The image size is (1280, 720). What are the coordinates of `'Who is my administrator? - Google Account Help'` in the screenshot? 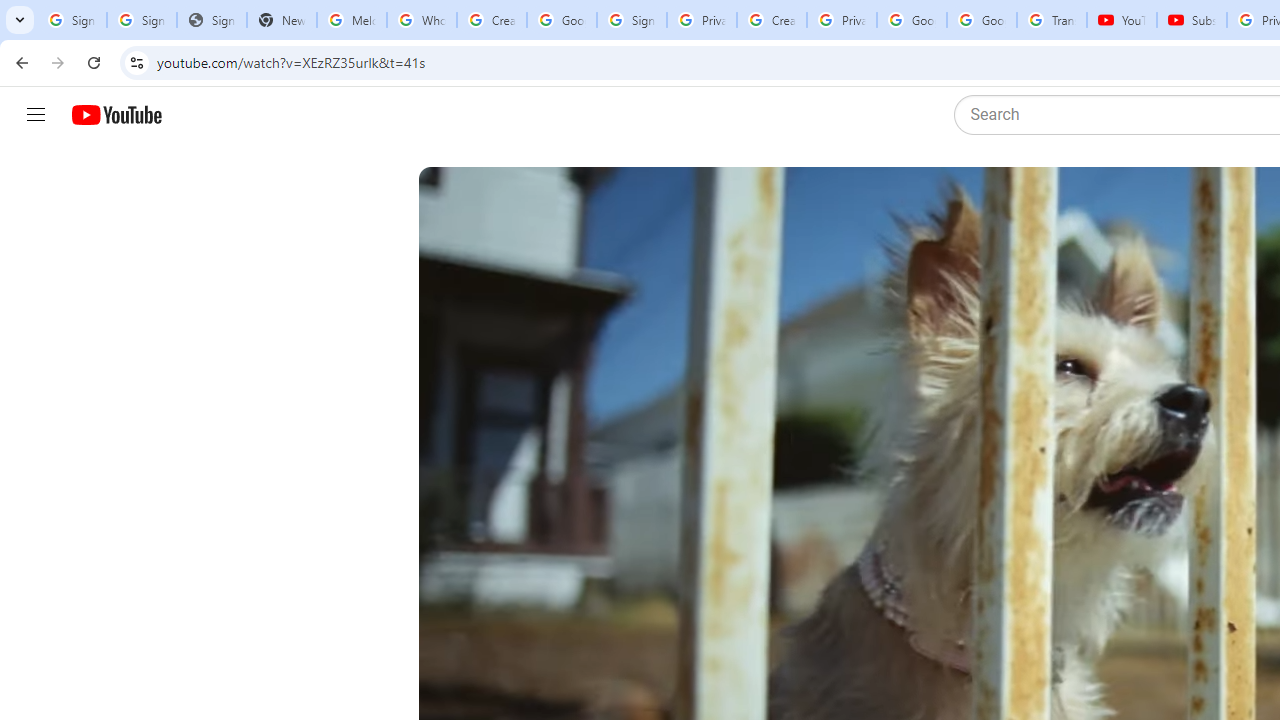 It's located at (420, 20).